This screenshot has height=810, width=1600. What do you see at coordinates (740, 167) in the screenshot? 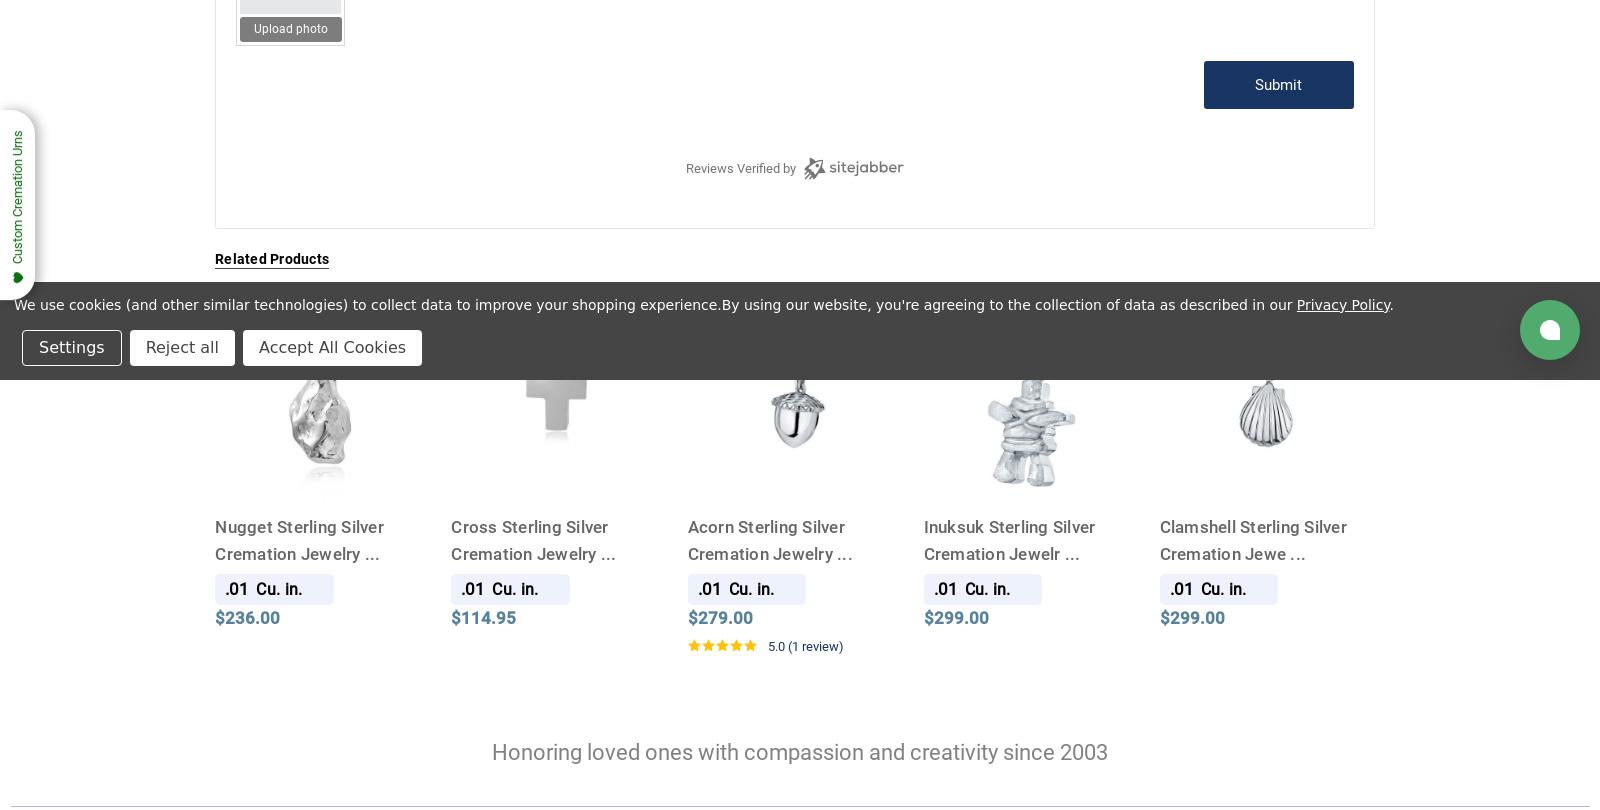
I see `'Reviews Verified by'` at bounding box center [740, 167].